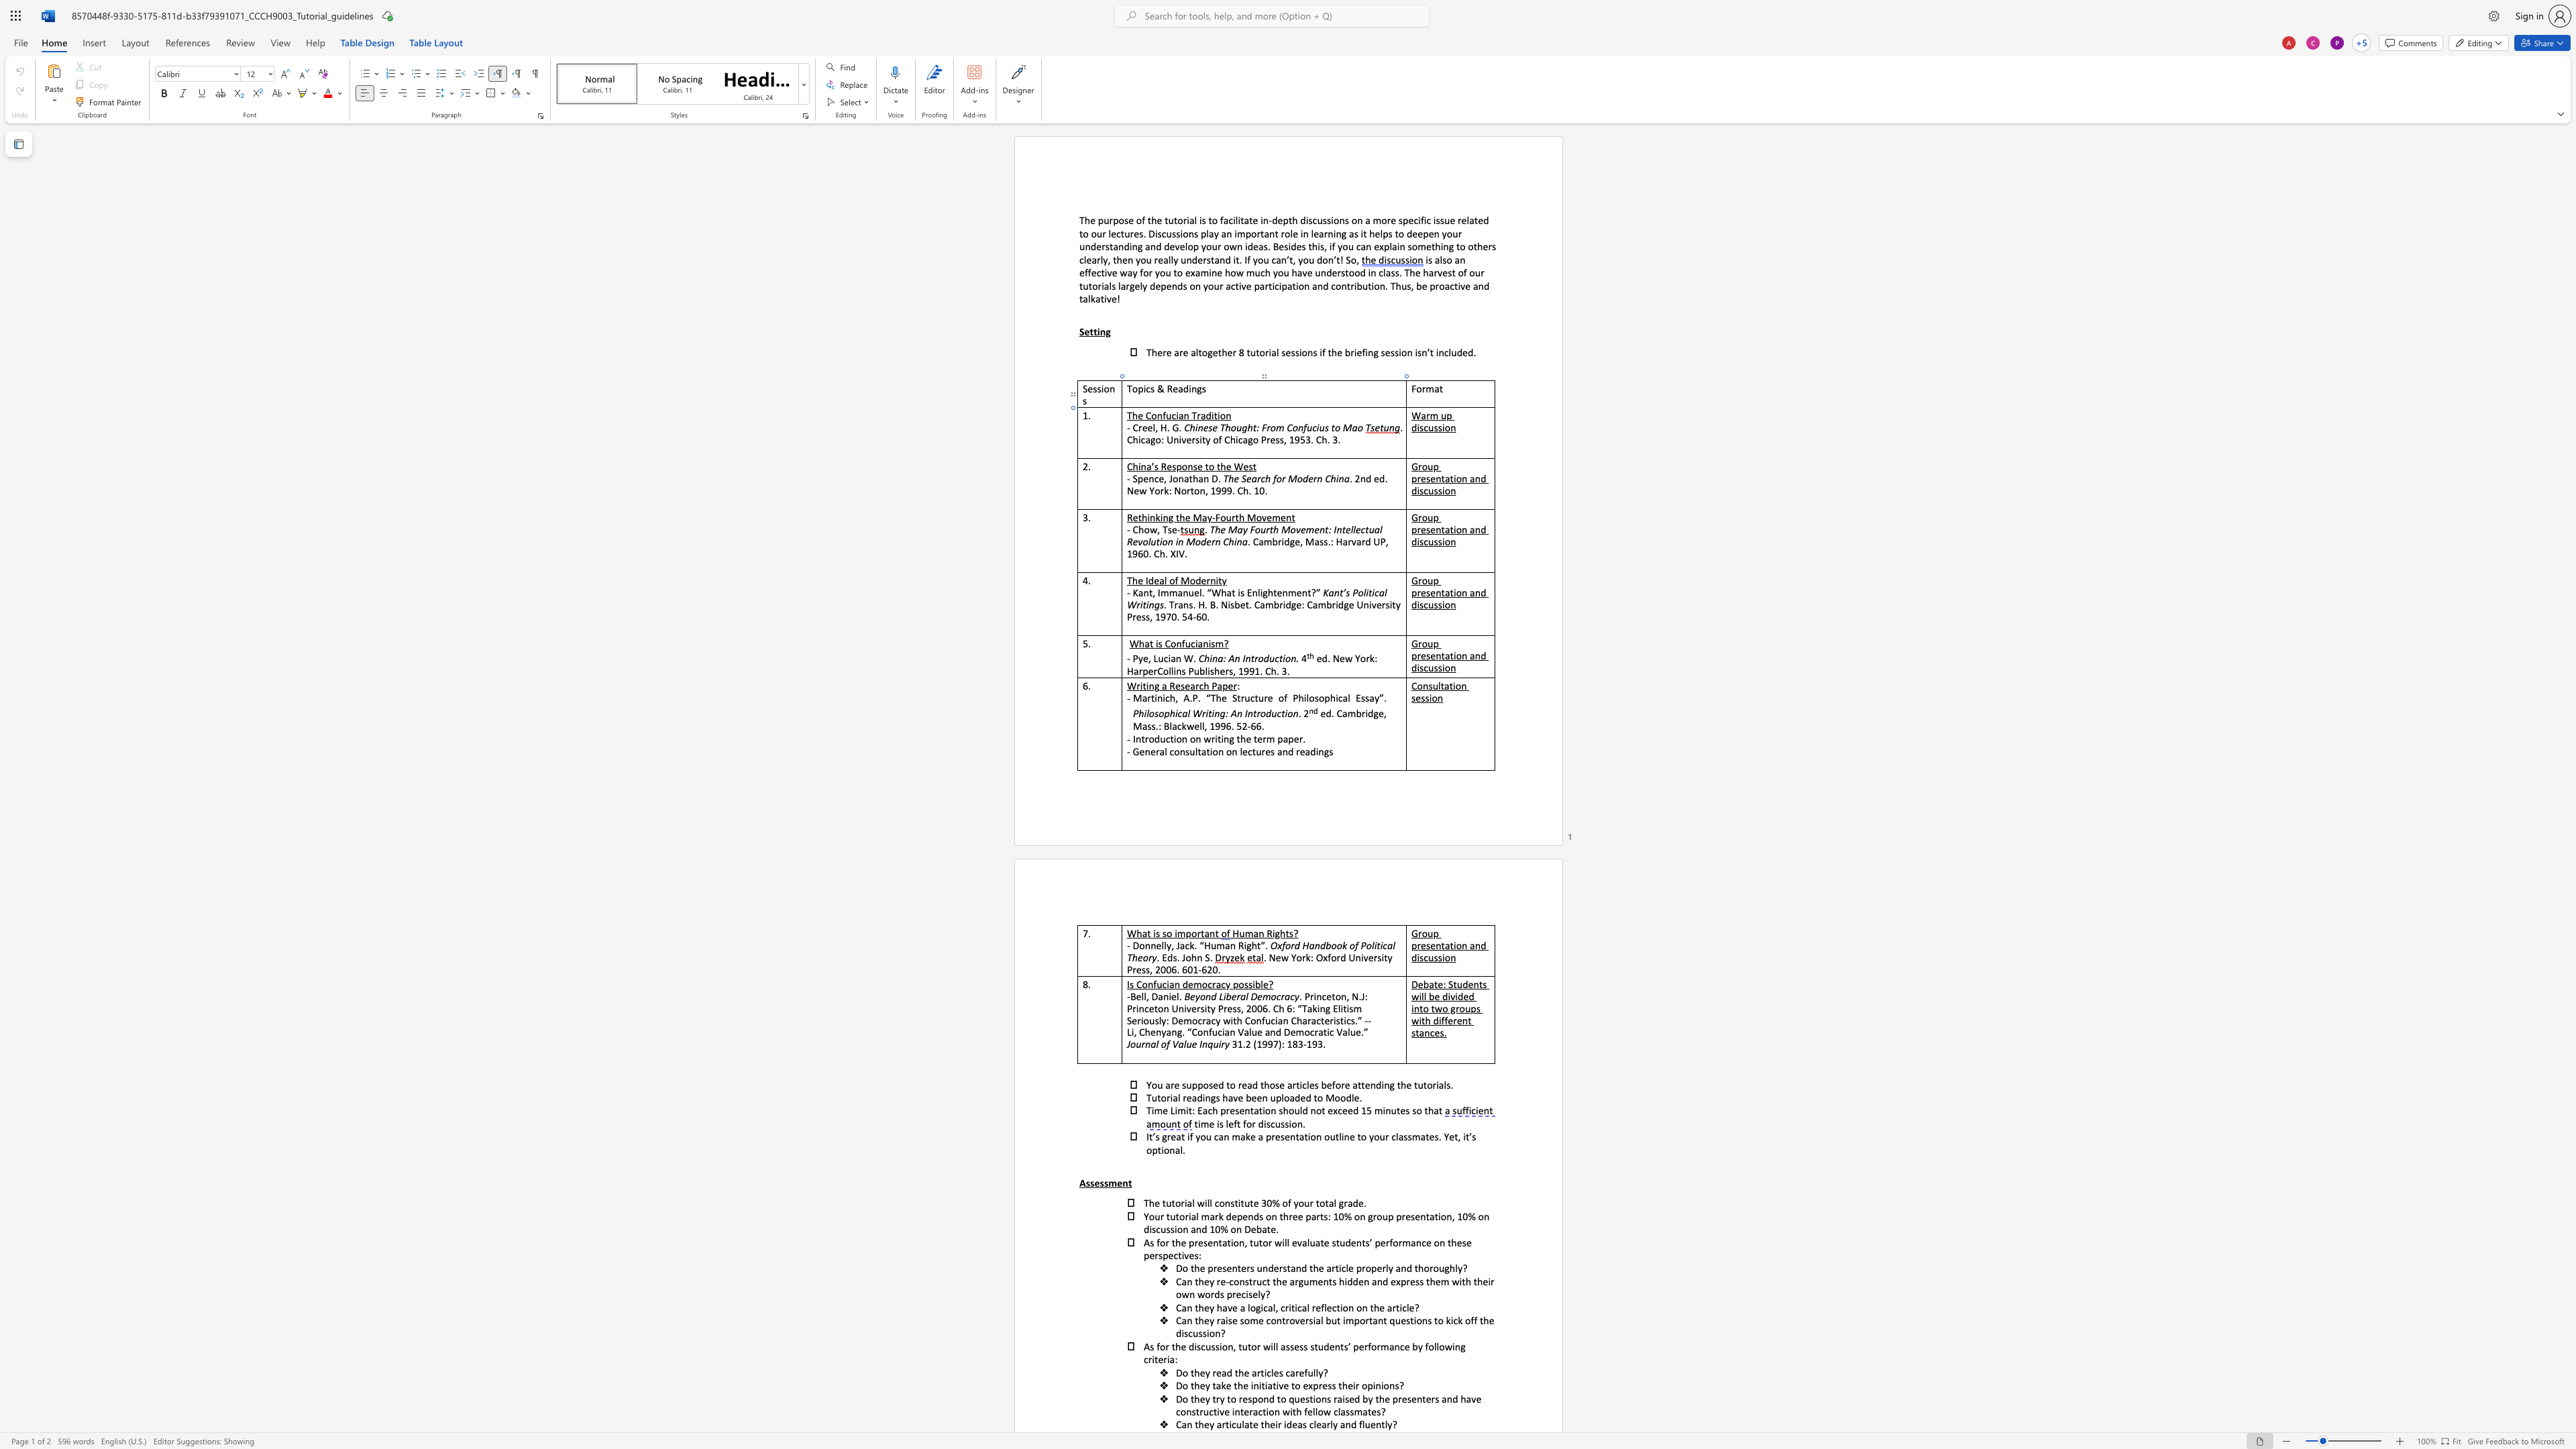 The height and width of the screenshot is (1449, 2576). I want to click on the space between the continuous character "t" and "h" in the text, so click(1192, 478).